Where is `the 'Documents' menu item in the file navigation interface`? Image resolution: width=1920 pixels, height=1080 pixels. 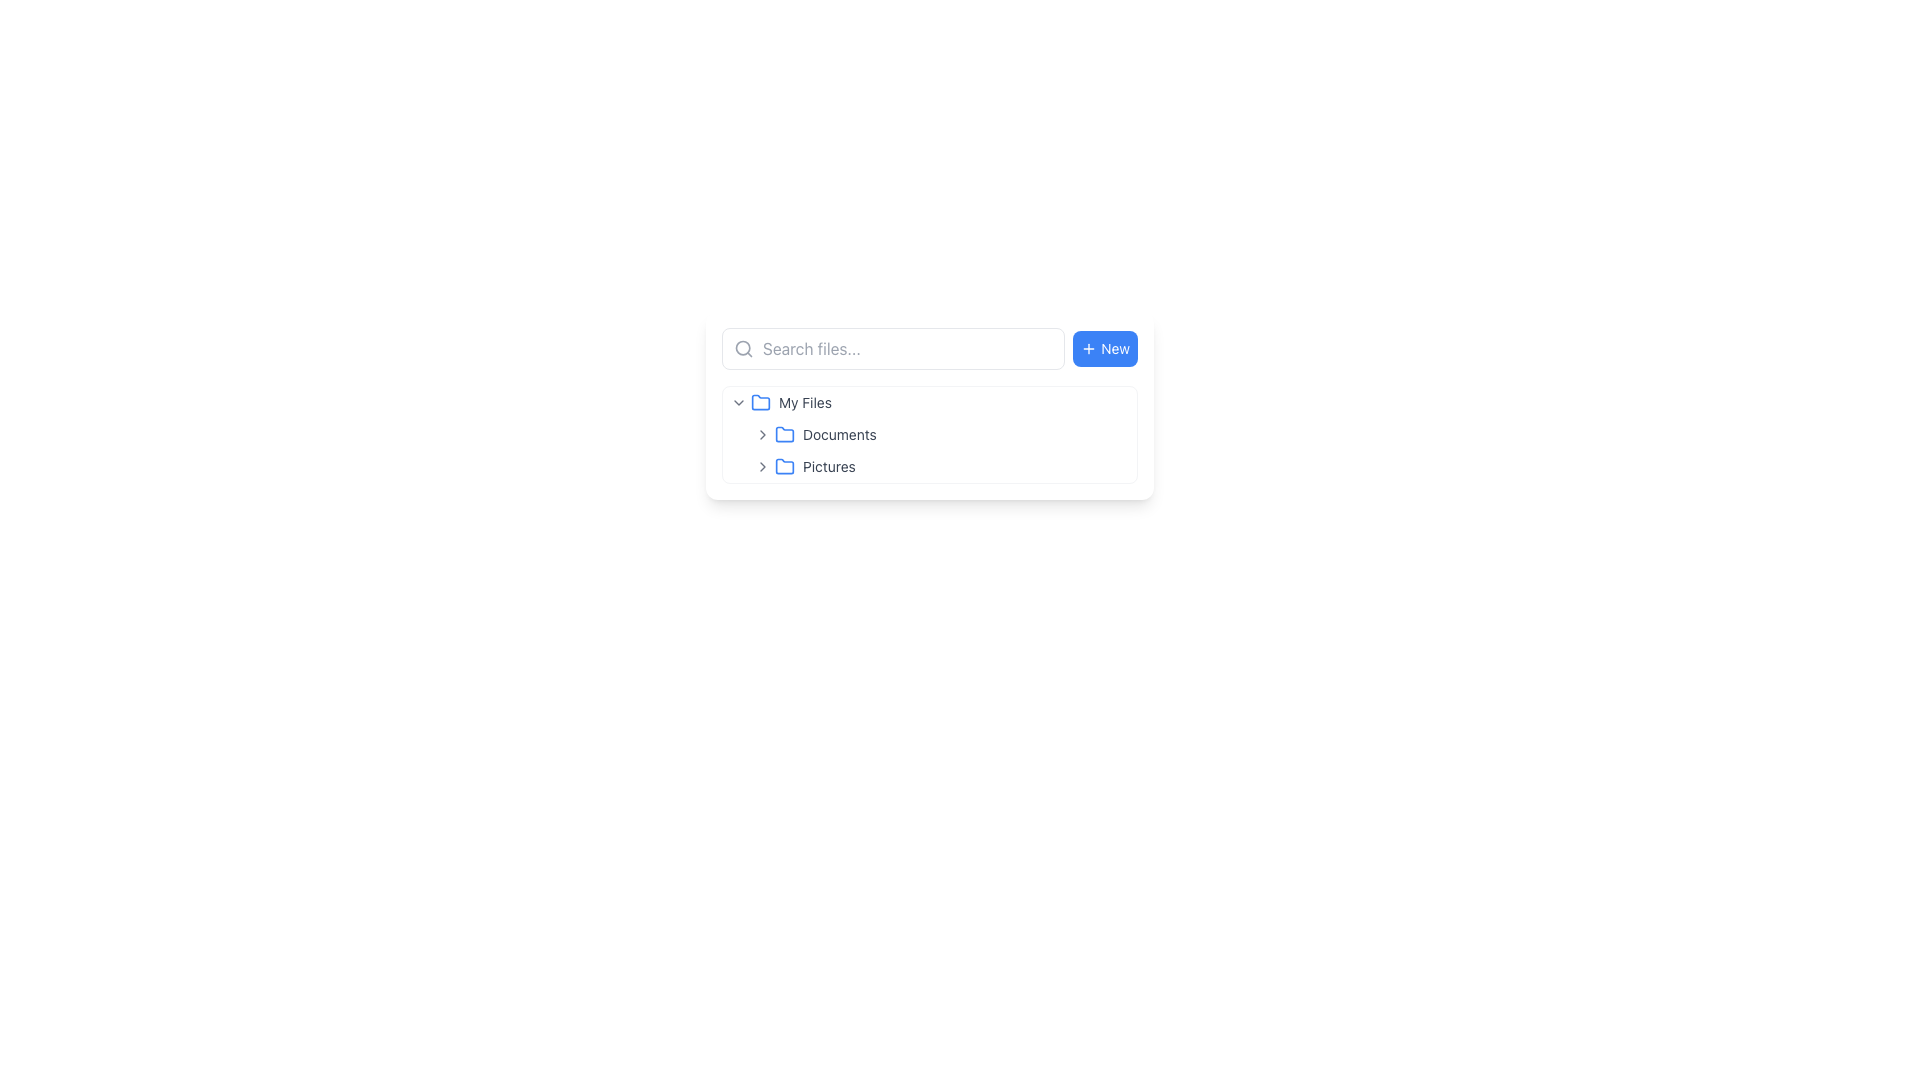 the 'Documents' menu item in the file navigation interface is located at coordinates (940, 434).